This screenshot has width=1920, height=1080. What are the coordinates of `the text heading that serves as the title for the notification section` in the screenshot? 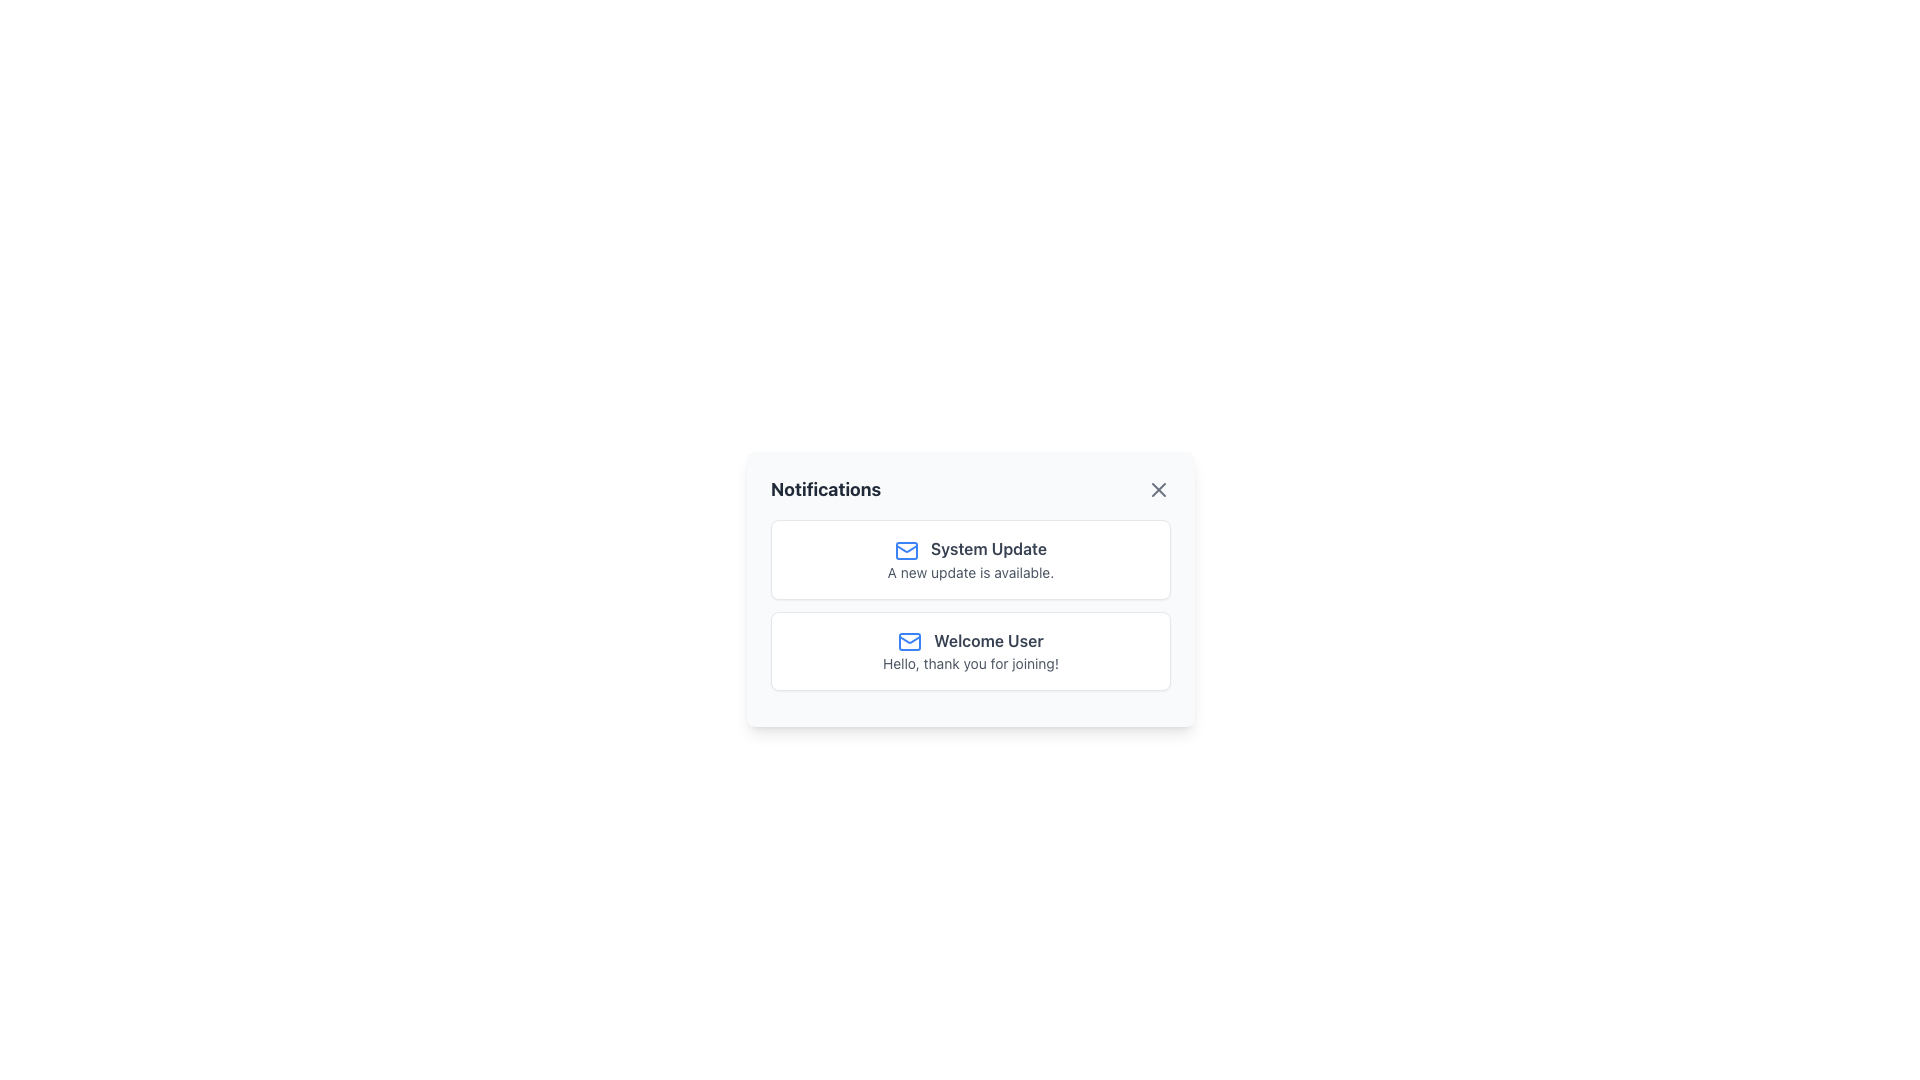 It's located at (826, 489).